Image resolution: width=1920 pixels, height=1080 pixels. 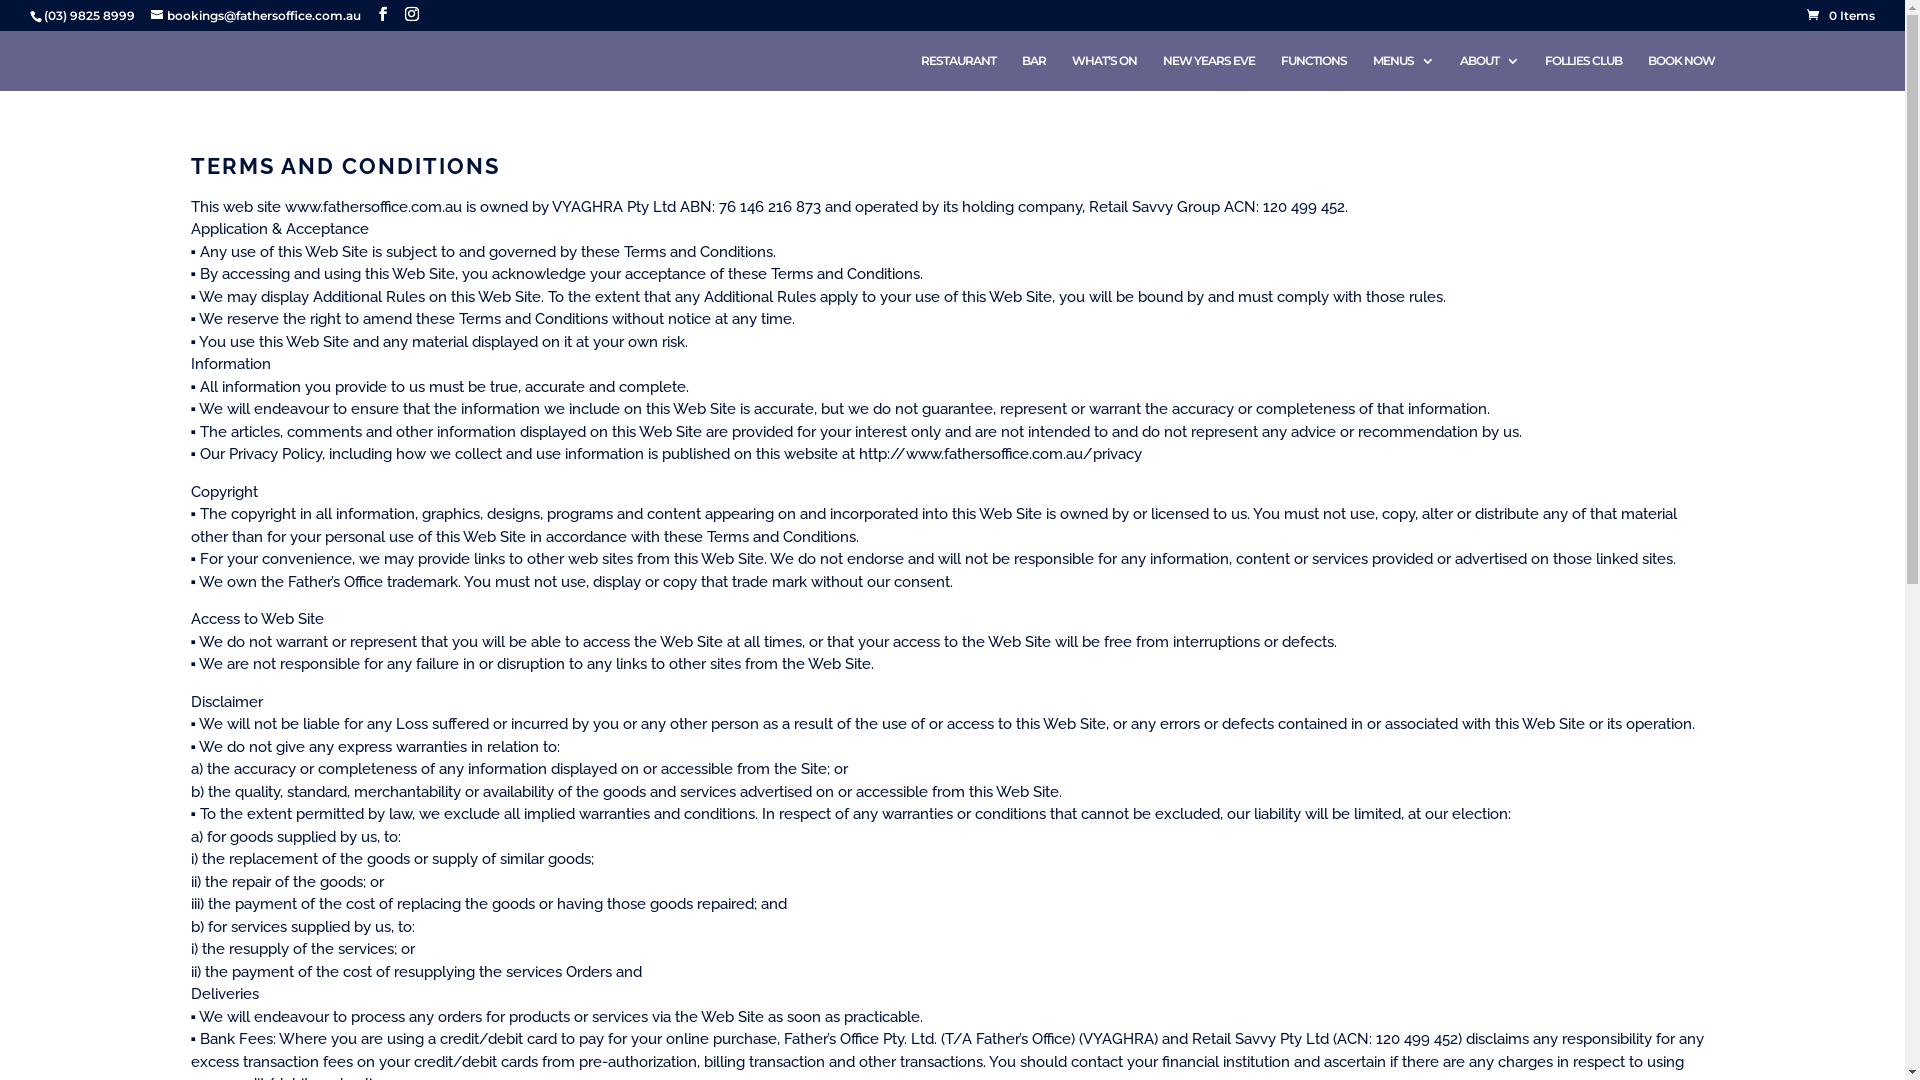 What do you see at coordinates (1581, 71) in the screenshot?
I see `'FOLLIES CLUB'` at bounding box center [1581, 71].